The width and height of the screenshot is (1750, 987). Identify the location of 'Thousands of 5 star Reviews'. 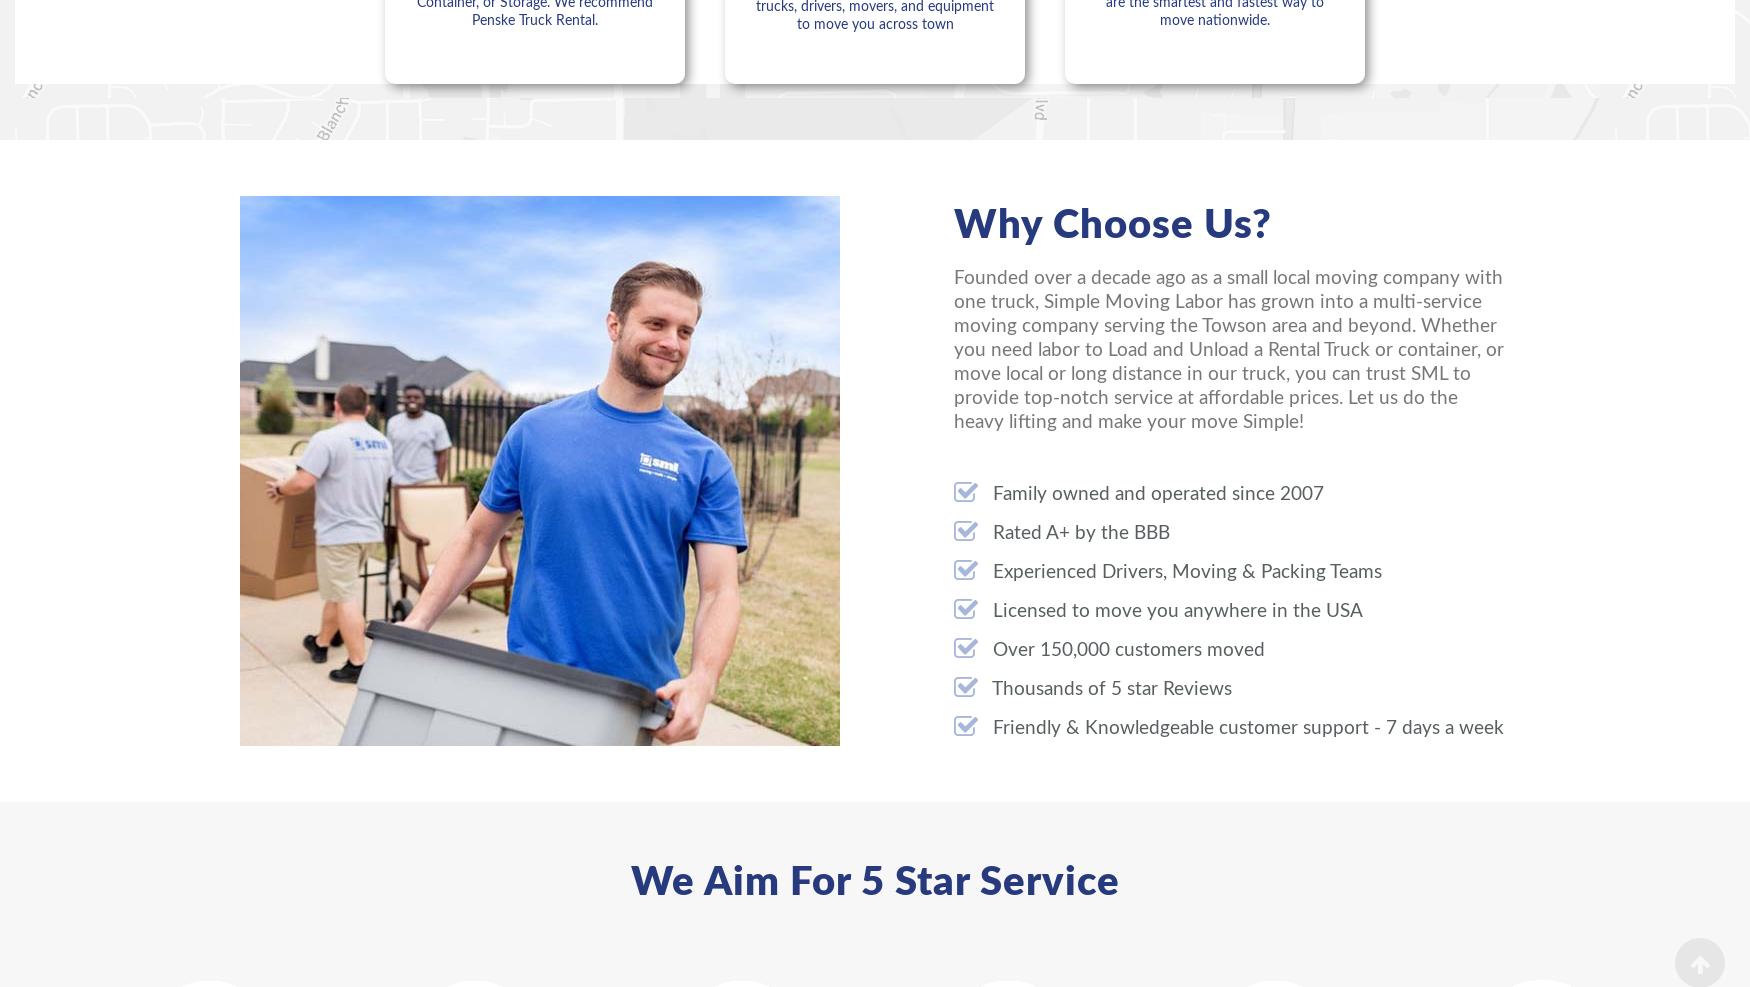
(1110, 689).